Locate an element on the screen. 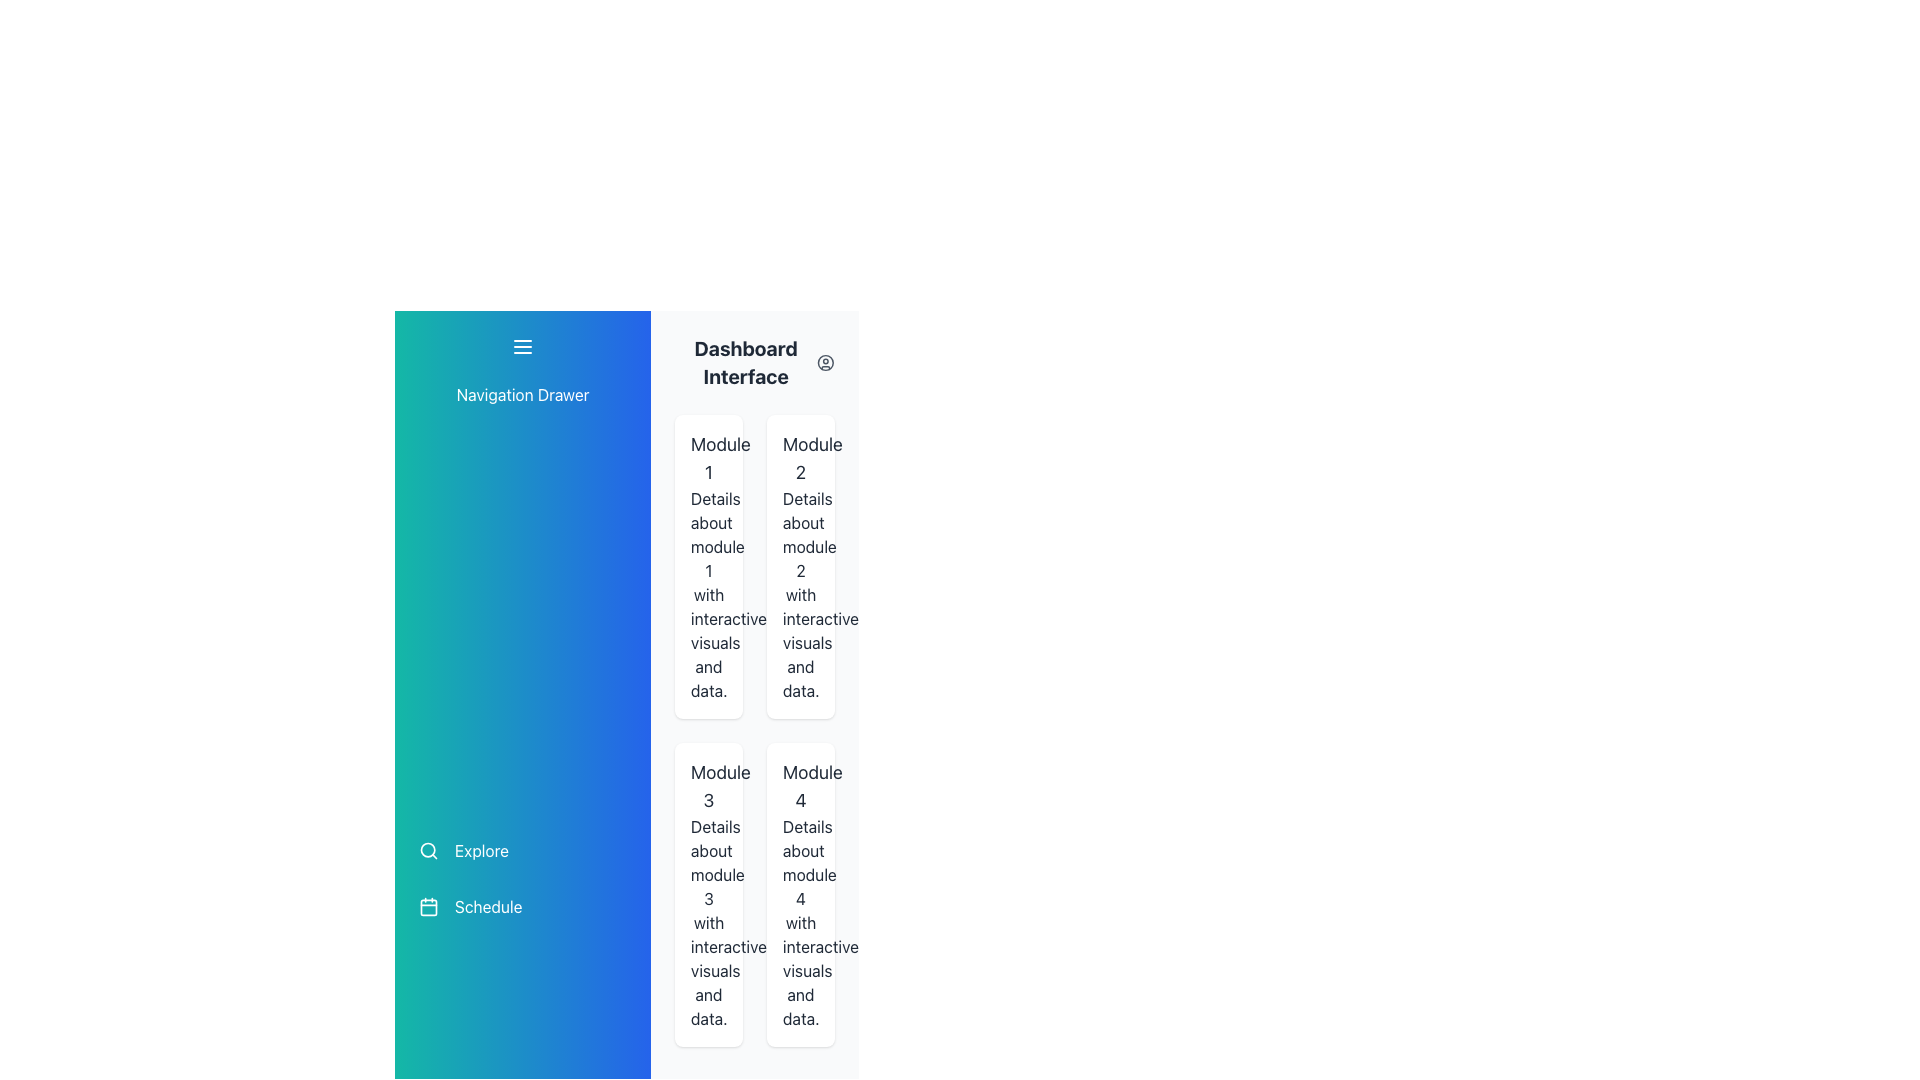  the 'Schedule' text label within the vertical navigation menu on the left side of the interface is located at coordinates (488, 906).